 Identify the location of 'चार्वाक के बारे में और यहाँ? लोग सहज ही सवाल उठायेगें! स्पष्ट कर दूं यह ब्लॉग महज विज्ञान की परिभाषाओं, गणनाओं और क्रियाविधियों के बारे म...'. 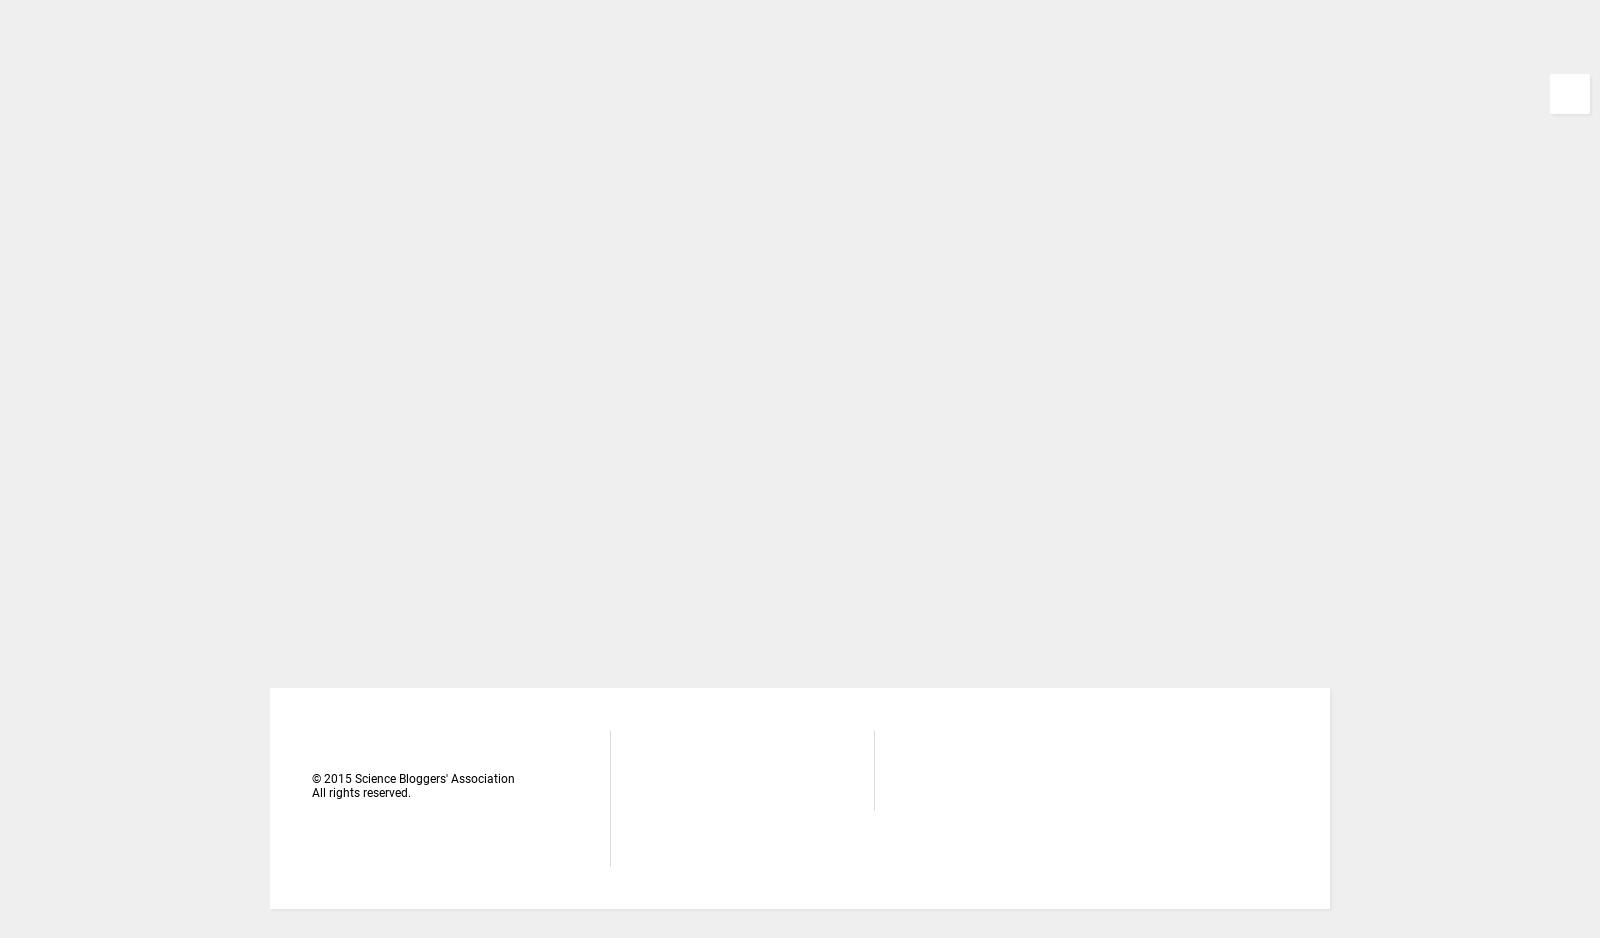
(1088, 78).